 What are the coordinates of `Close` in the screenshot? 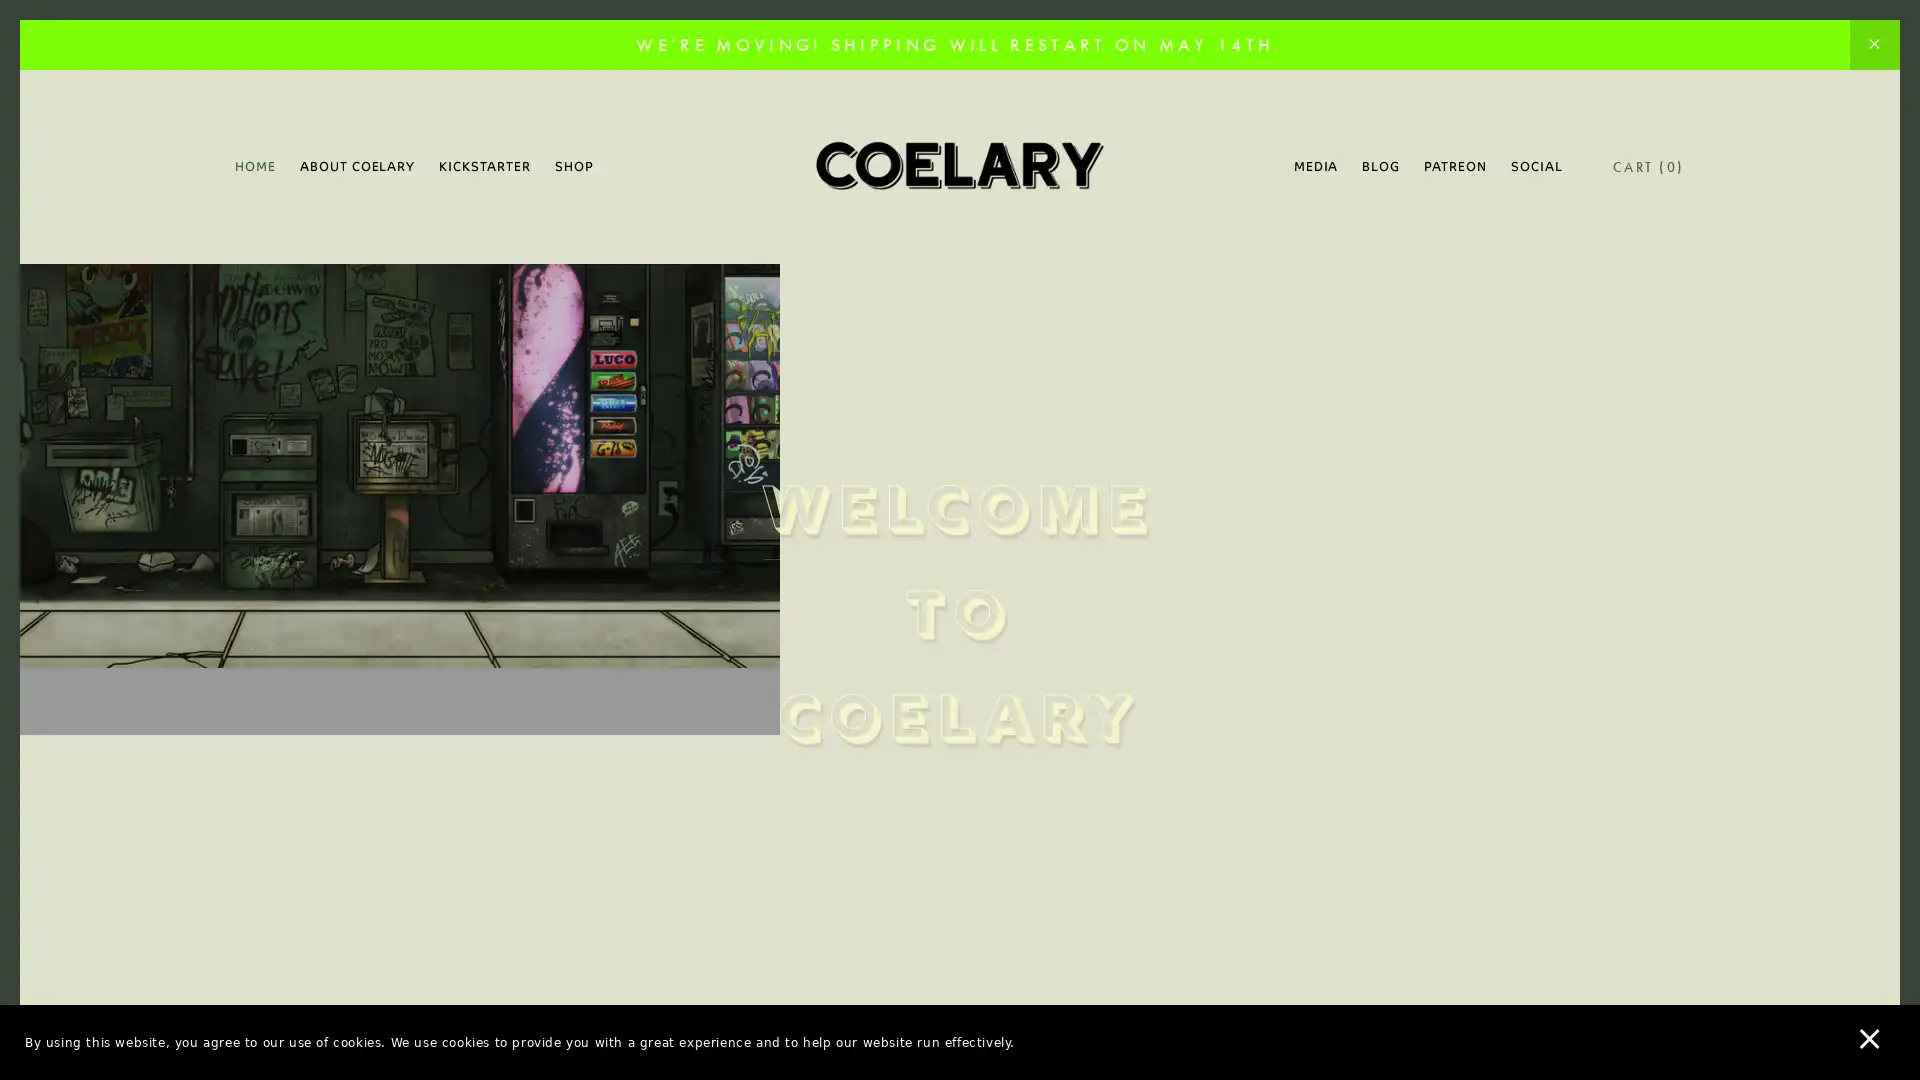 It's located at (1310, 233).